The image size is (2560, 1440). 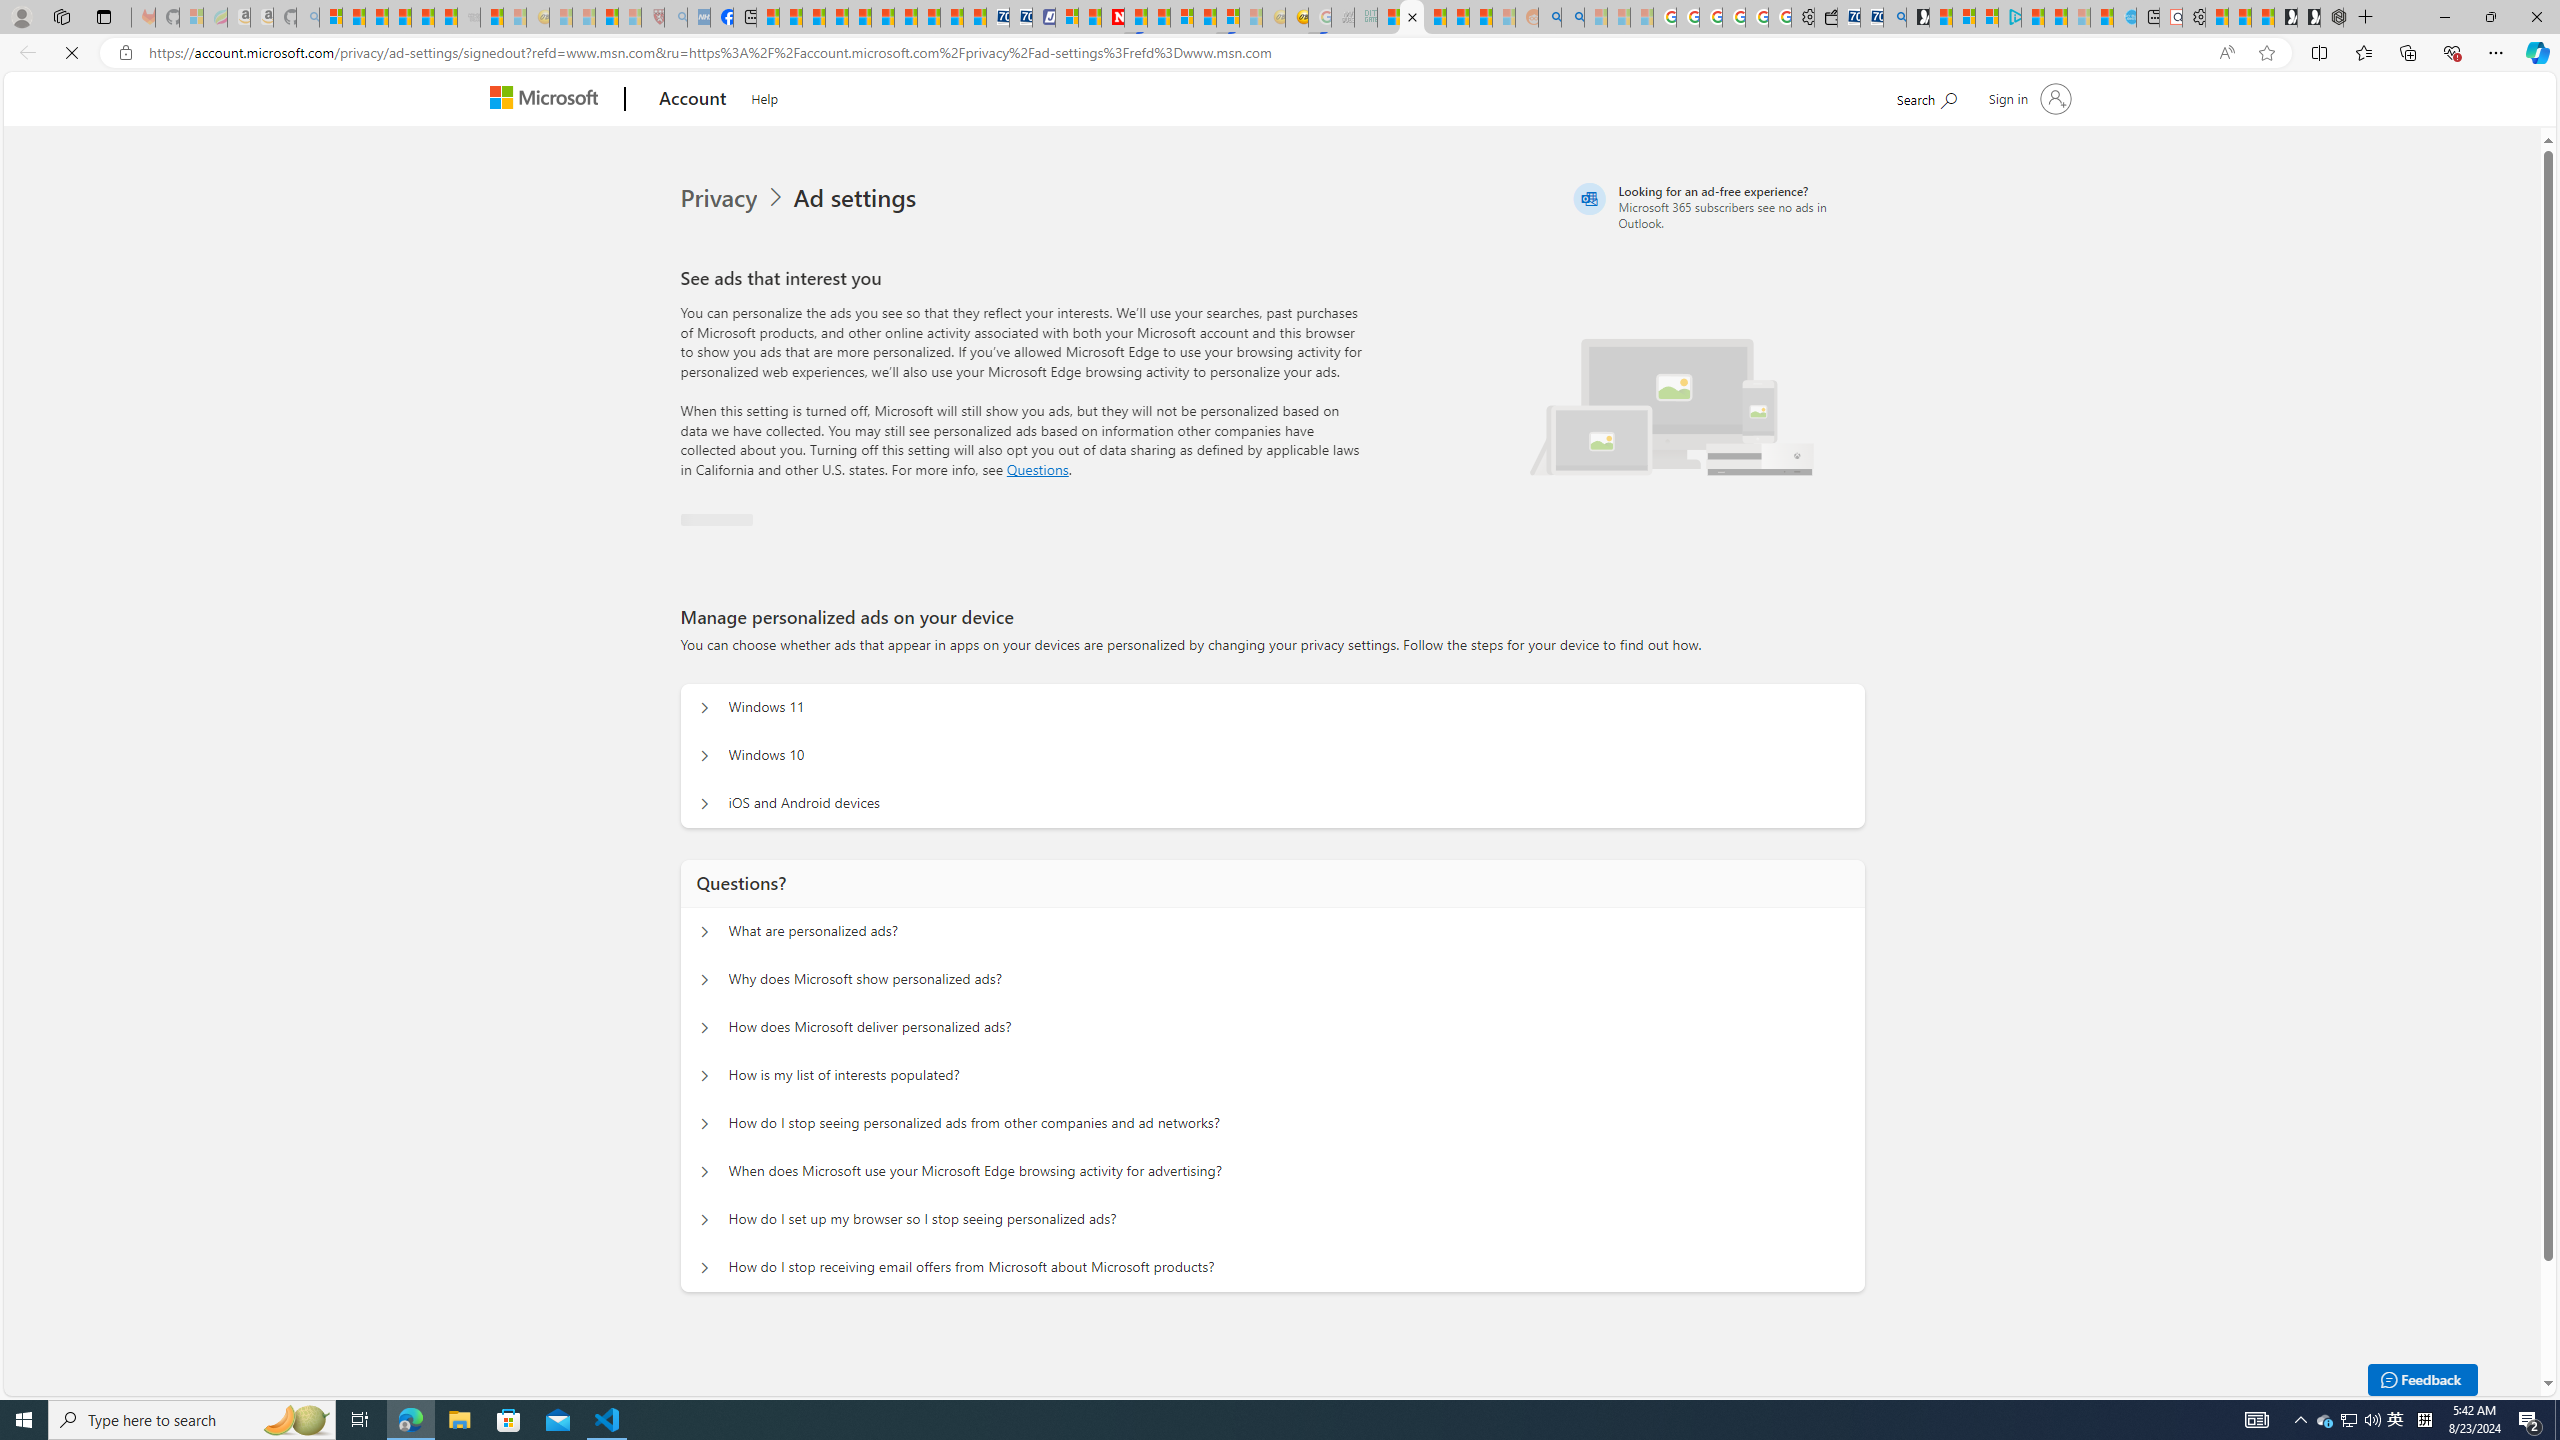 I want to click on 'Ad settings', so click(x=852, y=198).